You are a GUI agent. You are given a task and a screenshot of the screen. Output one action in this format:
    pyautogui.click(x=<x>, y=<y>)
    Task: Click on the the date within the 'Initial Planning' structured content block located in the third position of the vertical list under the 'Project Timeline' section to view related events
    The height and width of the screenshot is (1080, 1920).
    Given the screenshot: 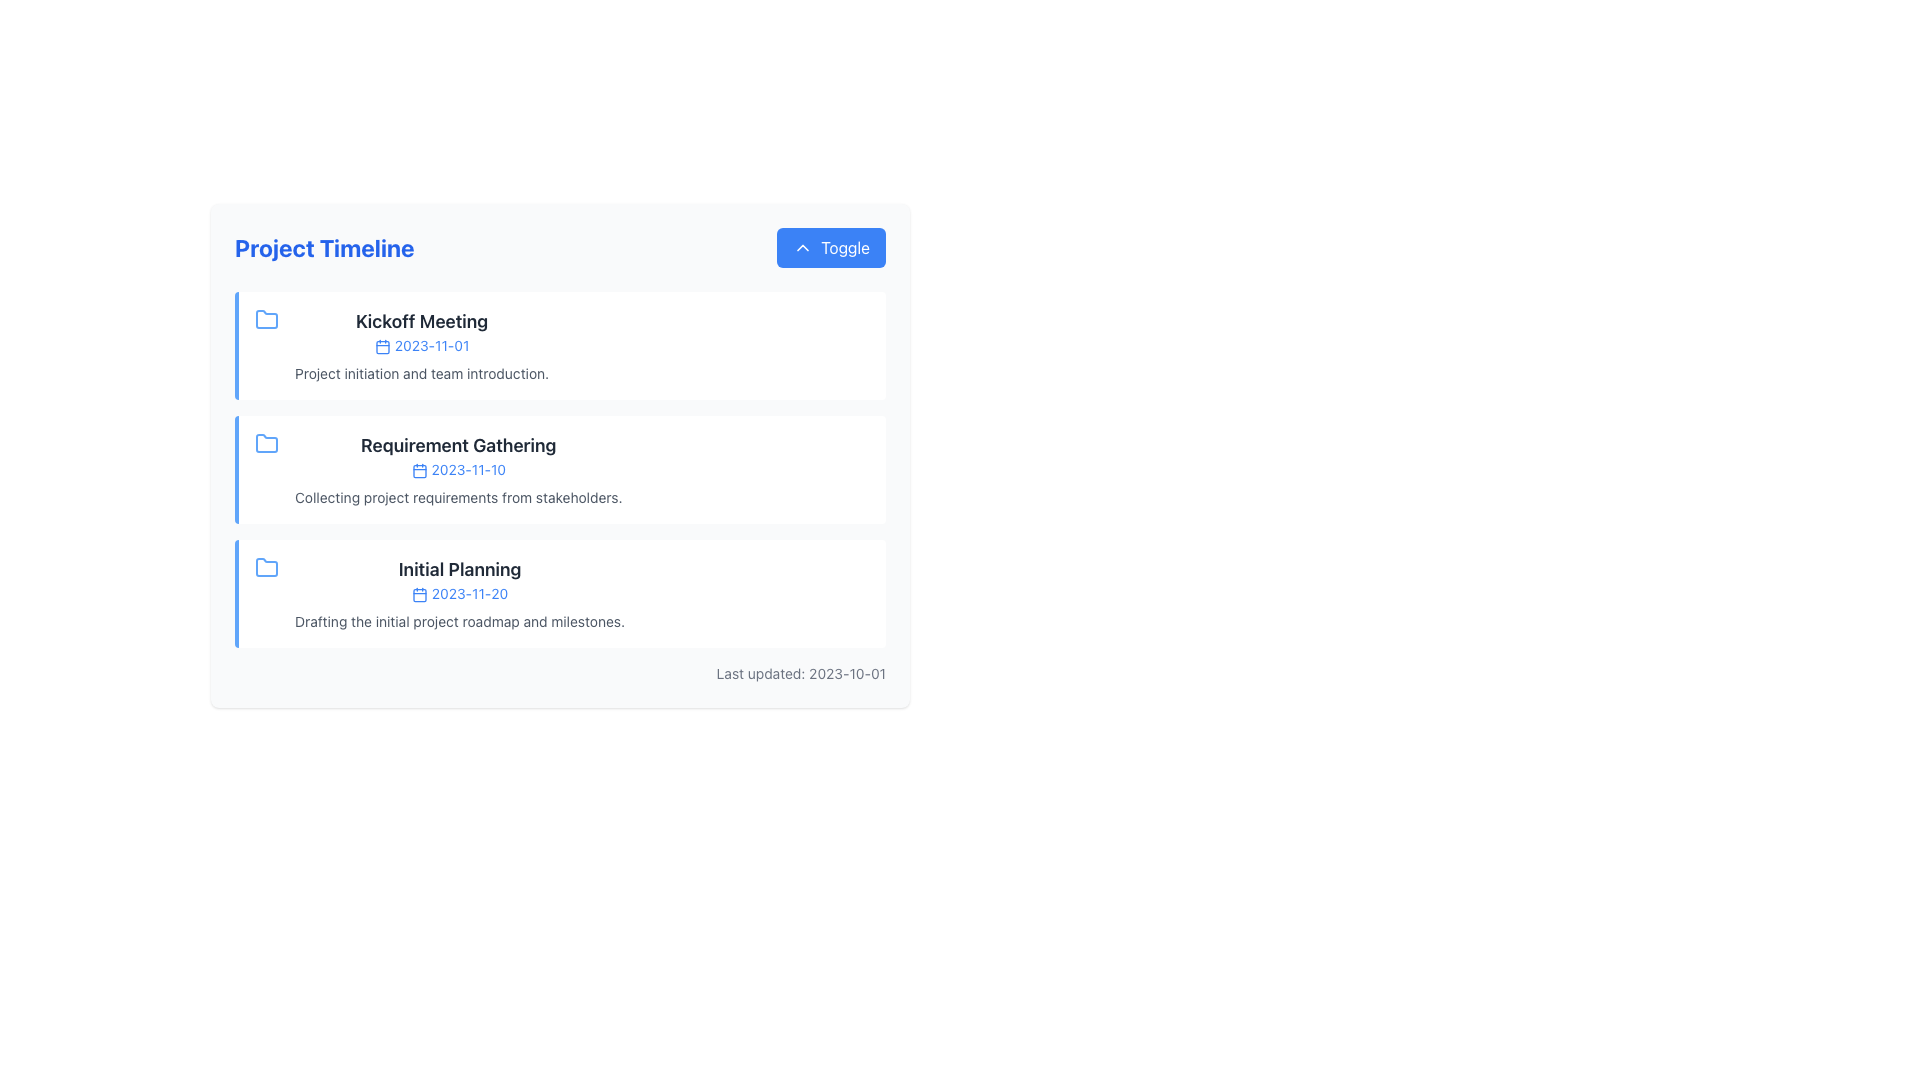 What is the action you would take?
    pyautogui.click(x=561, y=593)
    